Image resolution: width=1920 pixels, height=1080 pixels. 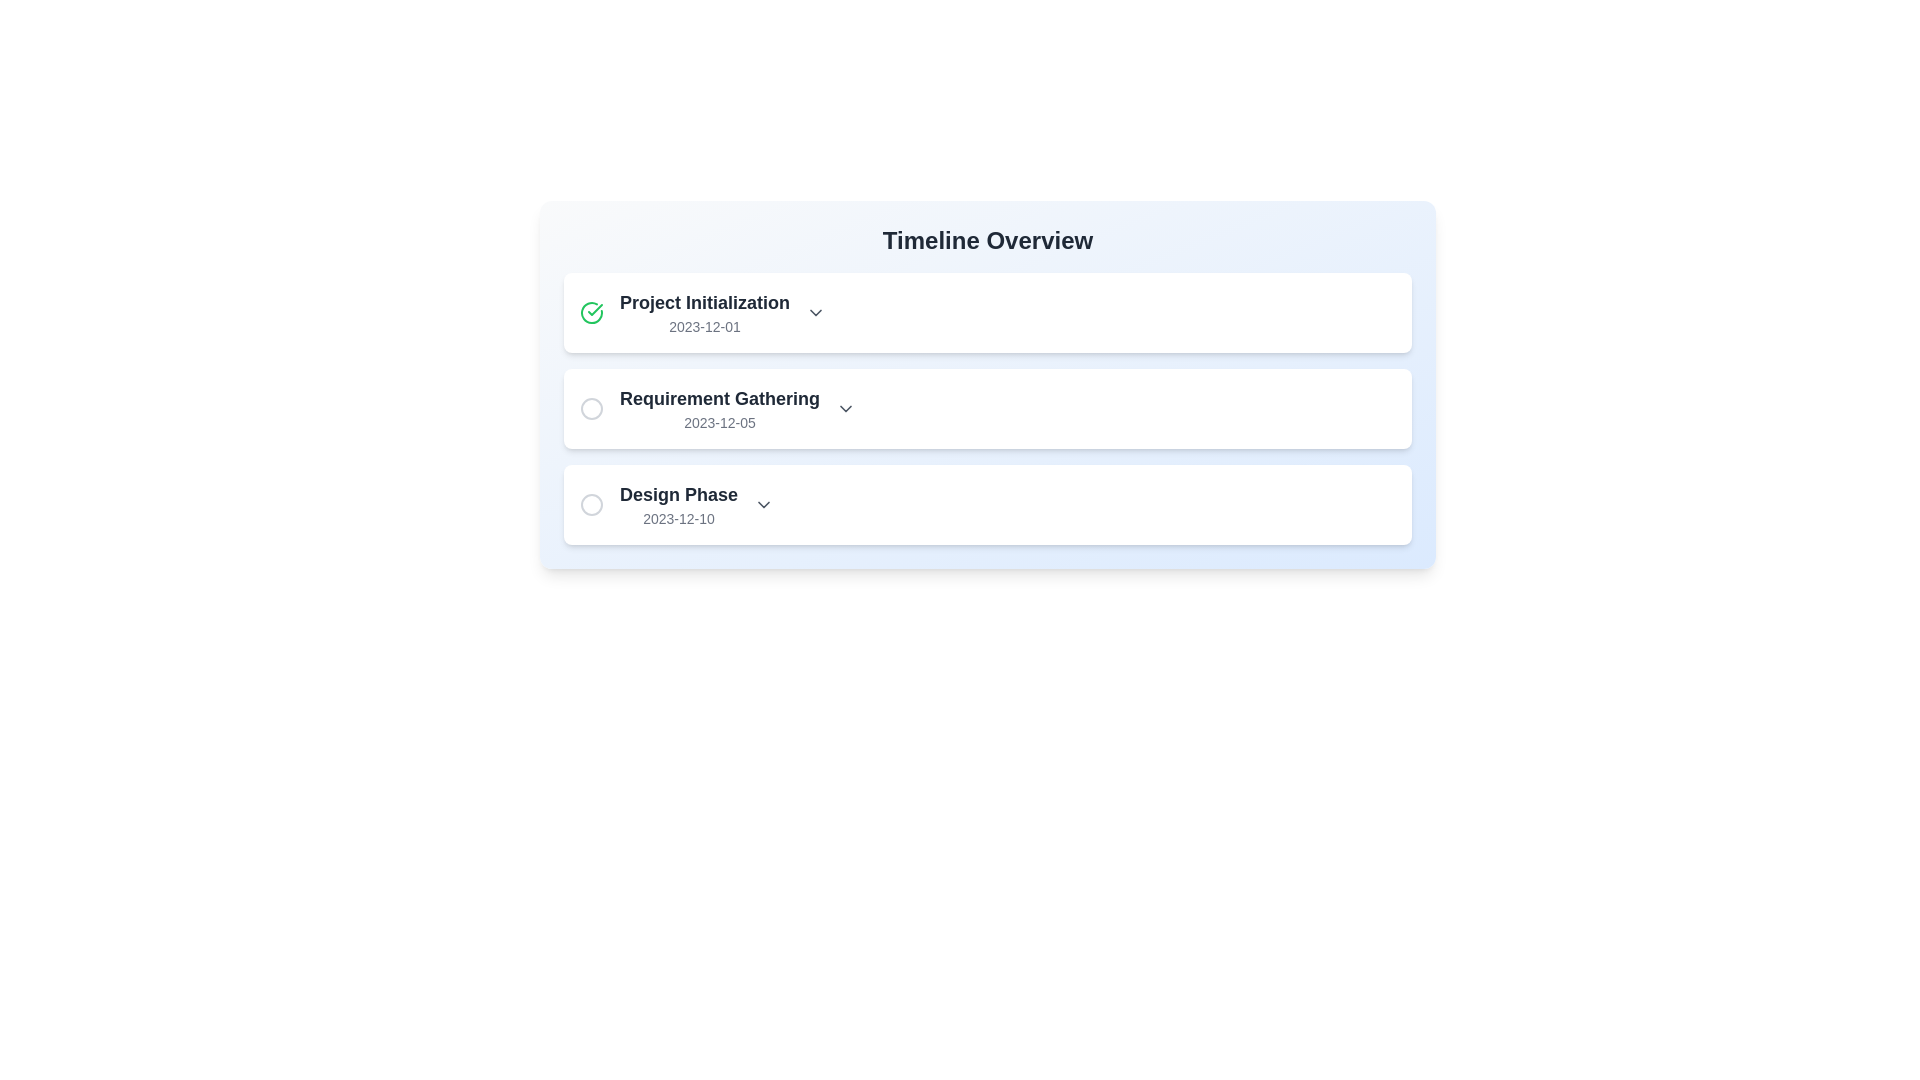 What do you see at coordinates (762, 504) in the screenshot?
I see `the chevron-down icon used as a dropdown toggle` at bounding box center [762, 504].